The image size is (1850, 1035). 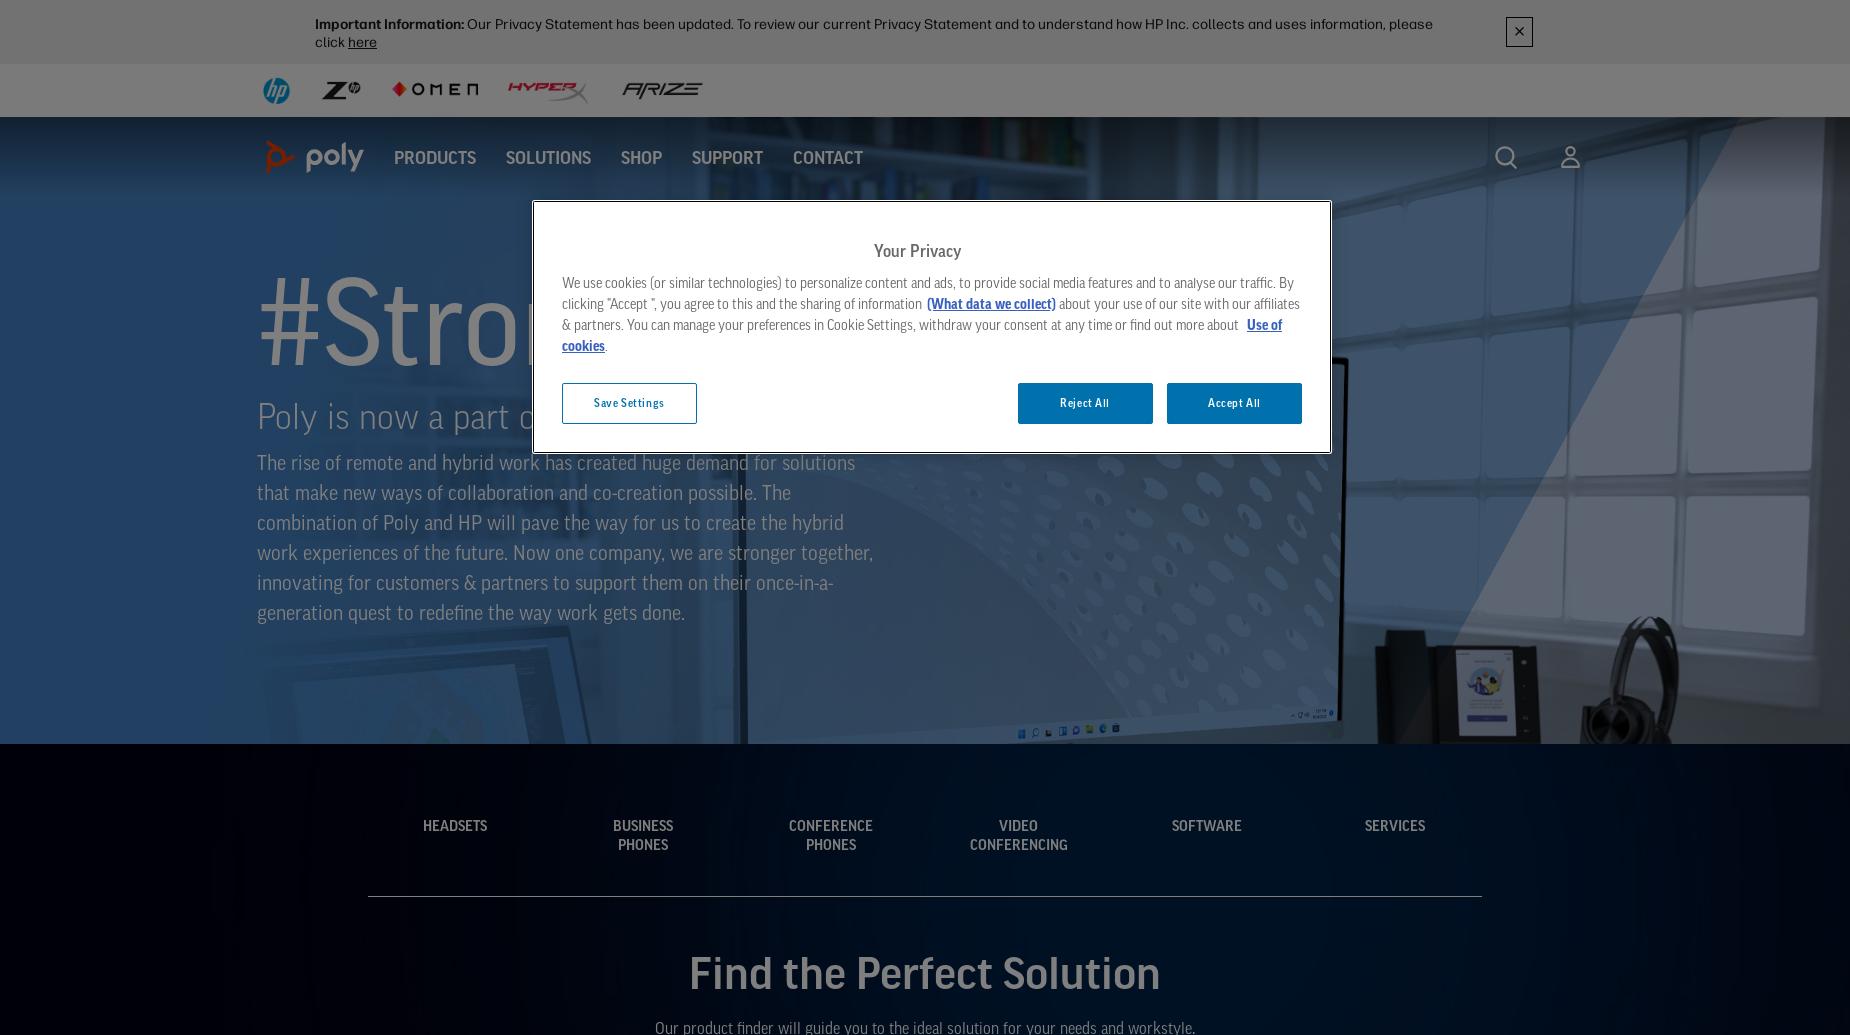 I want to click on '#StrongerTogether', so click(x=707, y=326).